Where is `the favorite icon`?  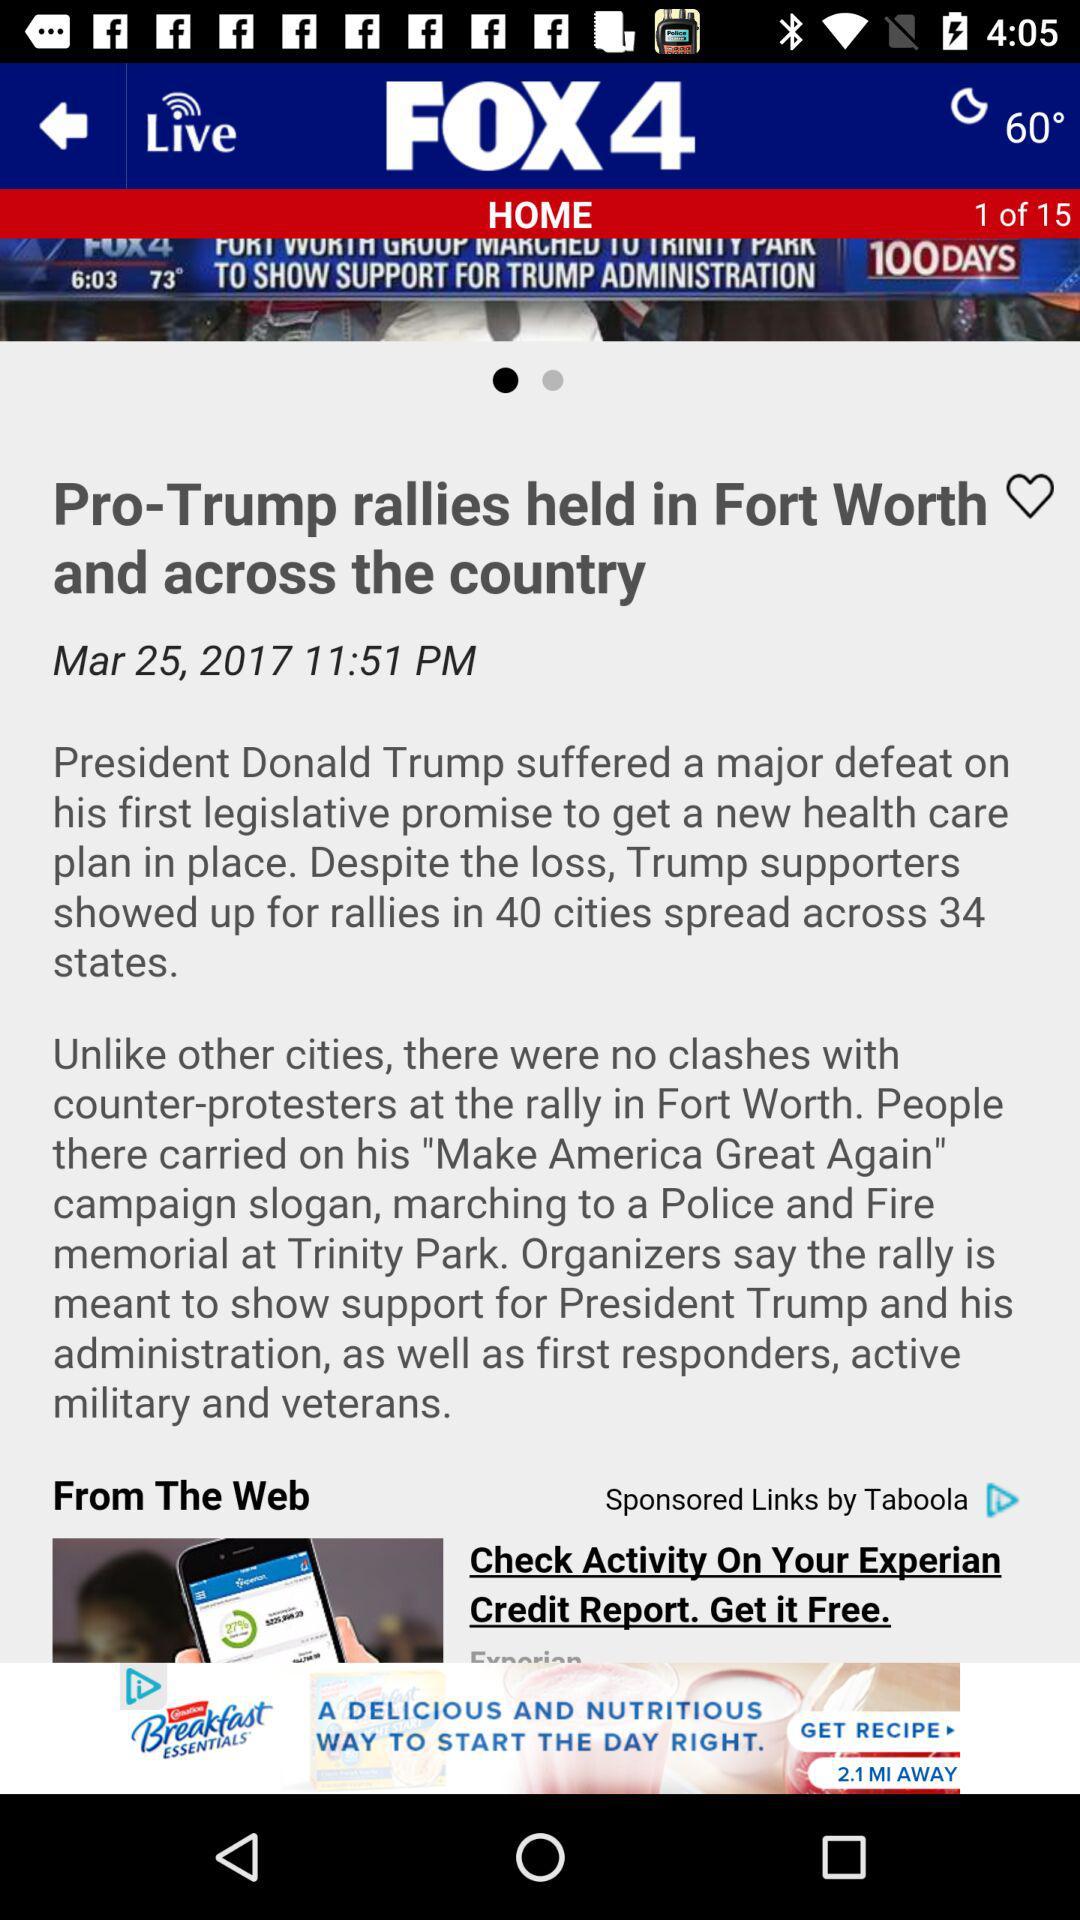 the favorite icon is located at coordinates (1017, 496).